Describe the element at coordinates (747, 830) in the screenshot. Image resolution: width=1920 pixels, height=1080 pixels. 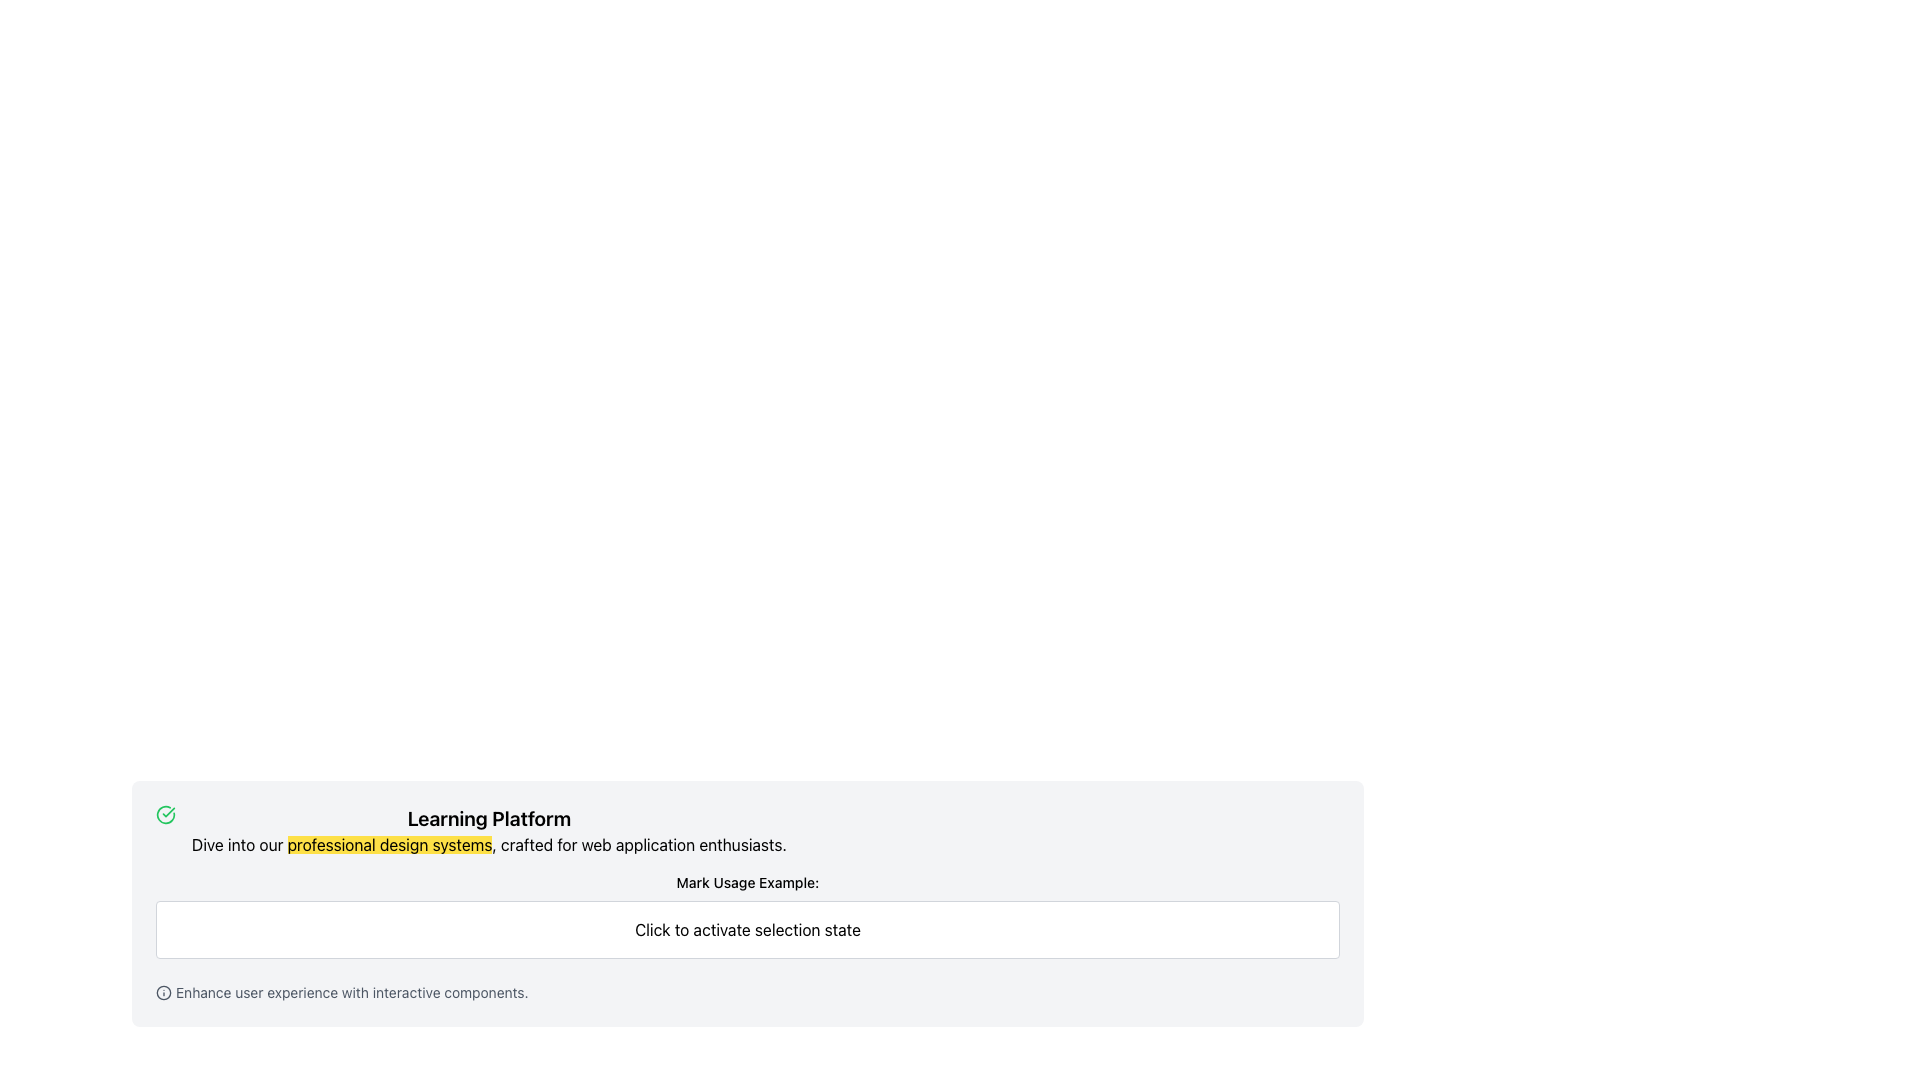
I see `the Text Block that starts with the bold heading 'Learning Platform' and contains the descriptive sentence about 'professional design systems.'` at that location.